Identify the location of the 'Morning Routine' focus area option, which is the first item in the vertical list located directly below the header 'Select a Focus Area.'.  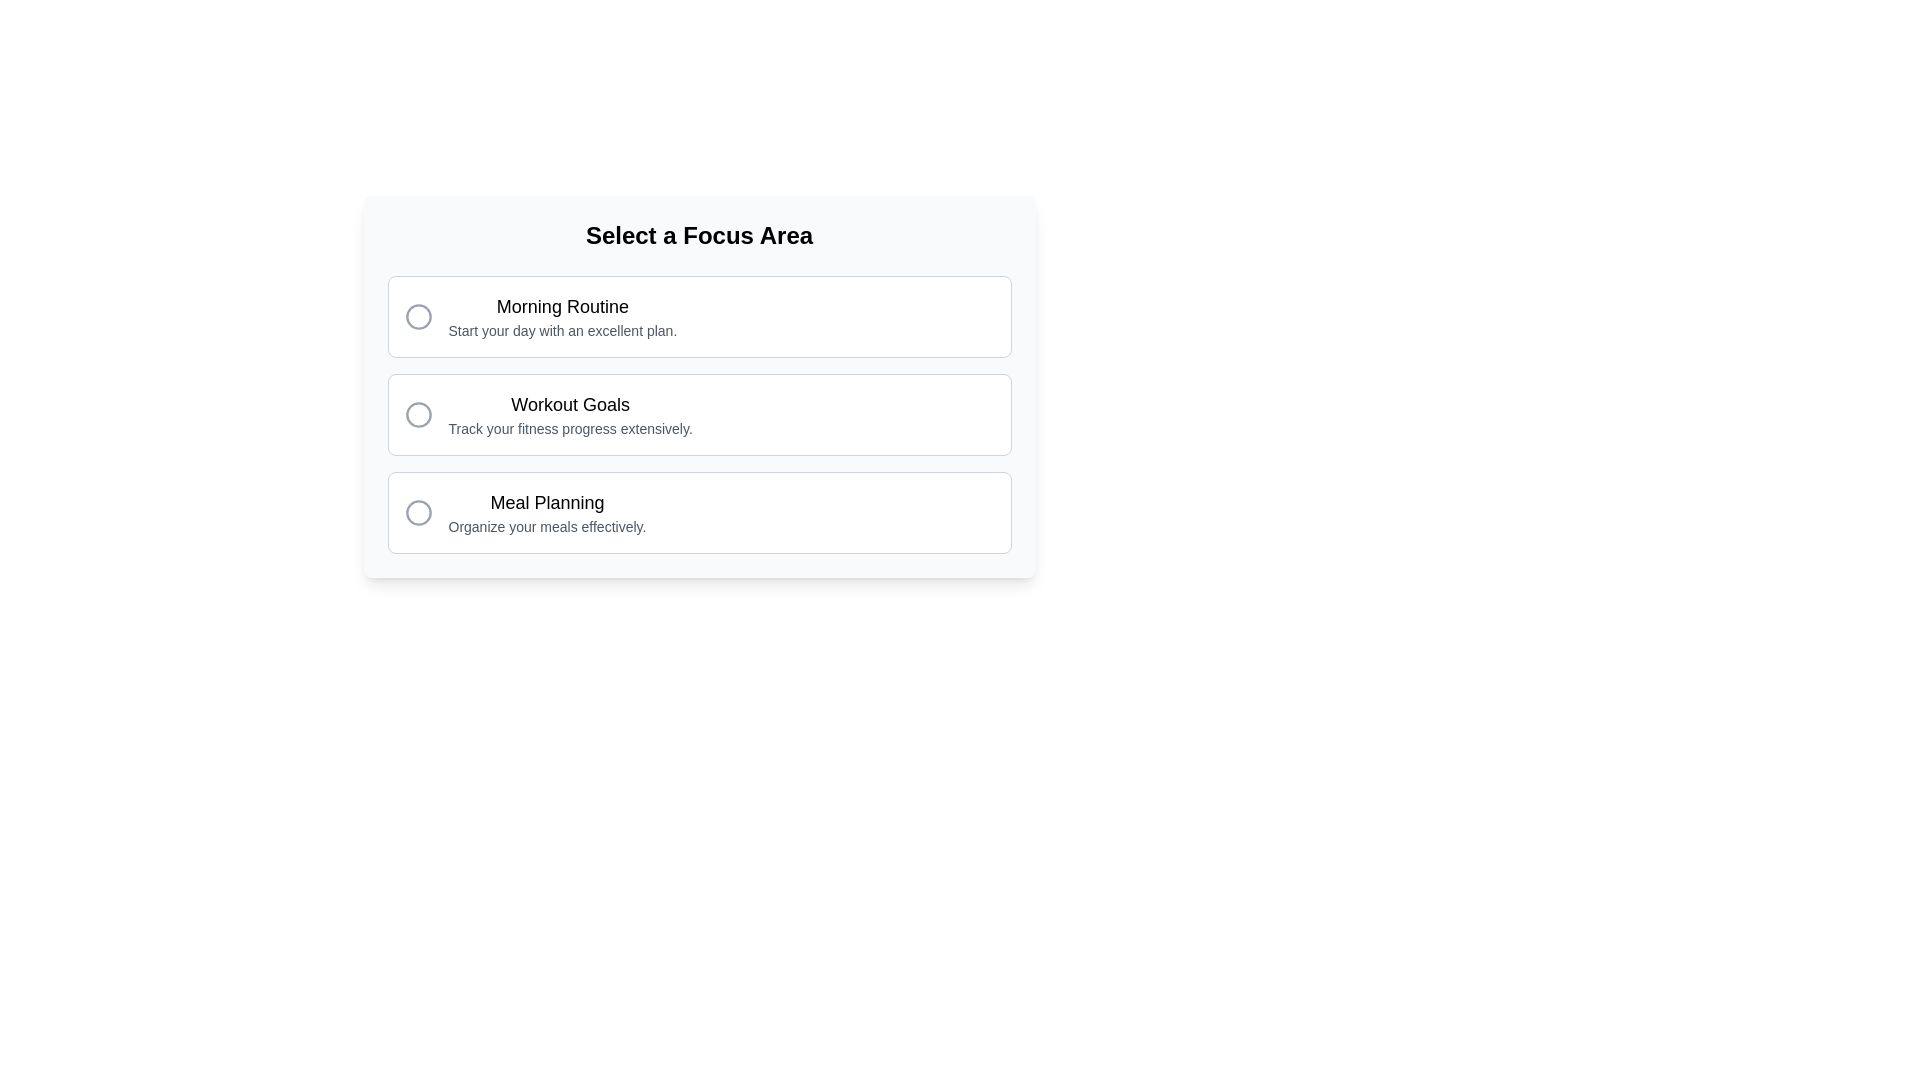
(561, 315).